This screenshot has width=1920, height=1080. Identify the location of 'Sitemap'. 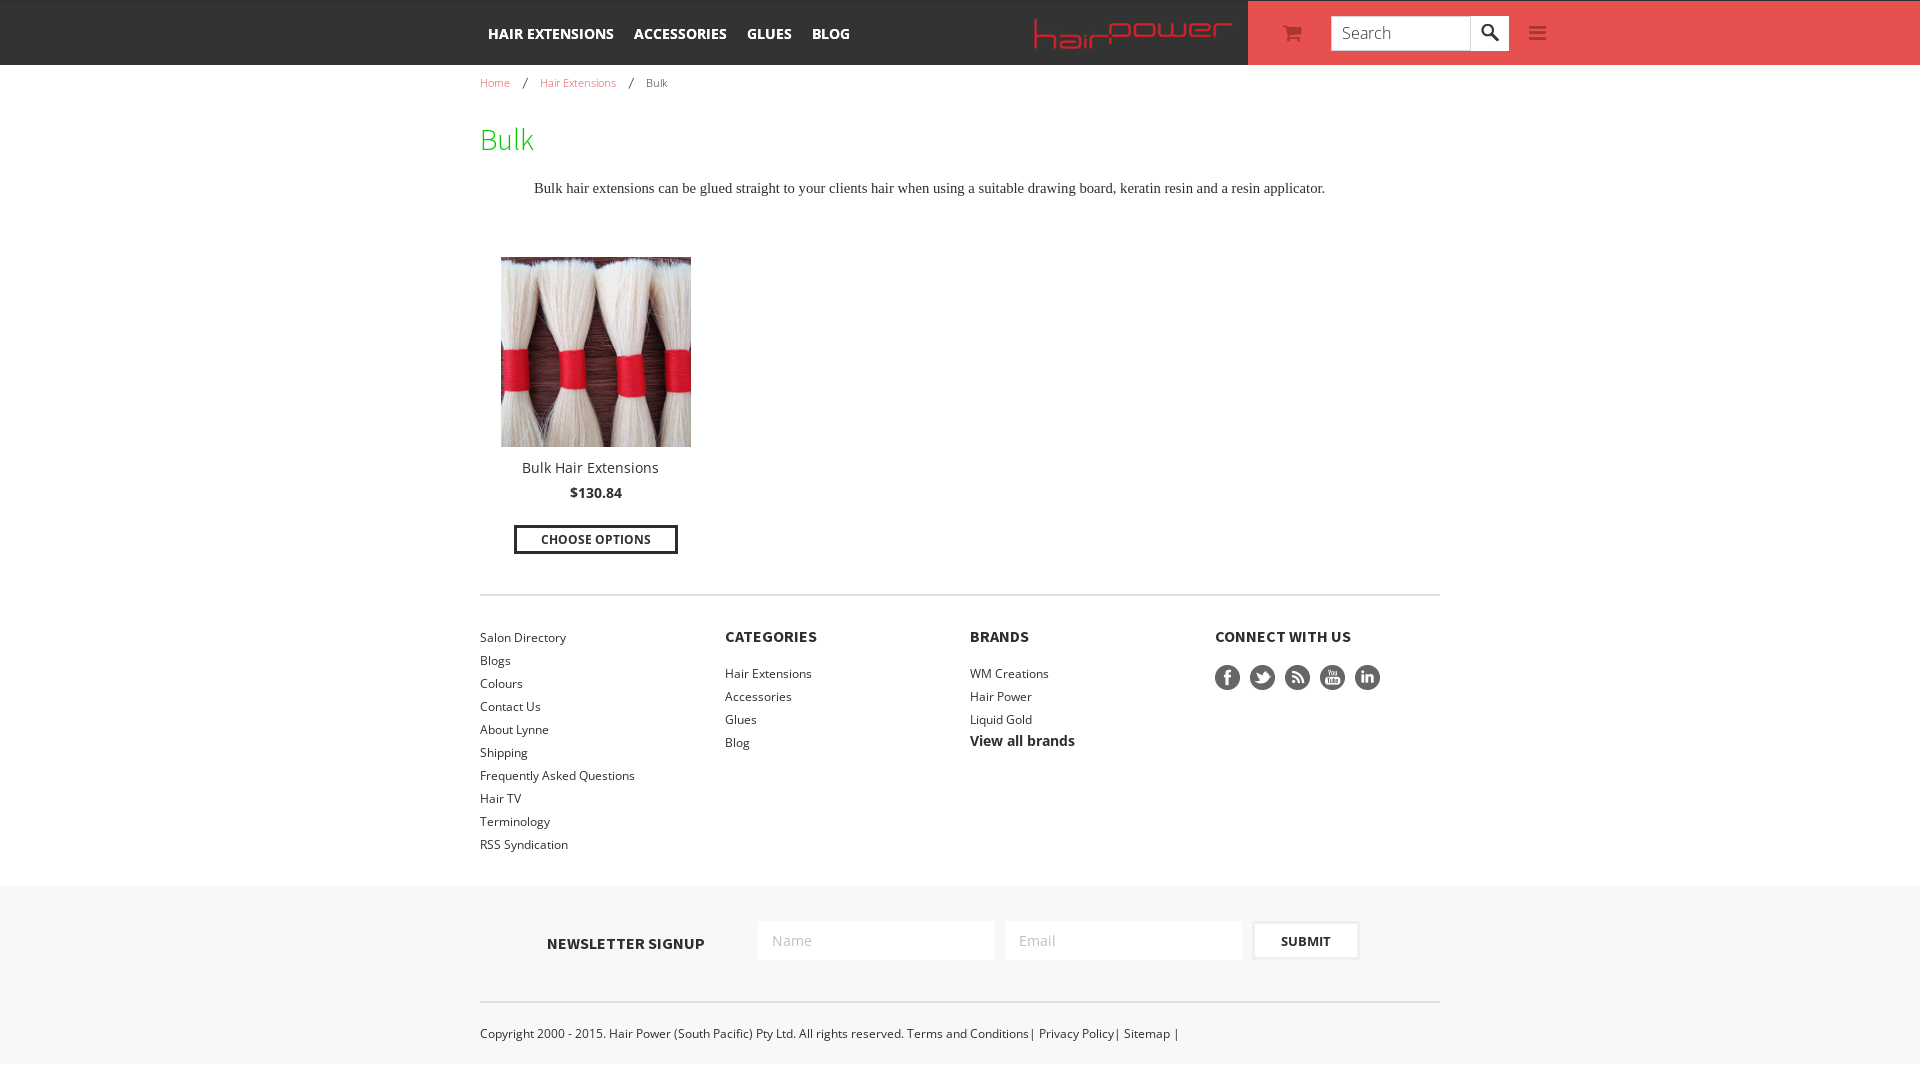
(1123, 1033).